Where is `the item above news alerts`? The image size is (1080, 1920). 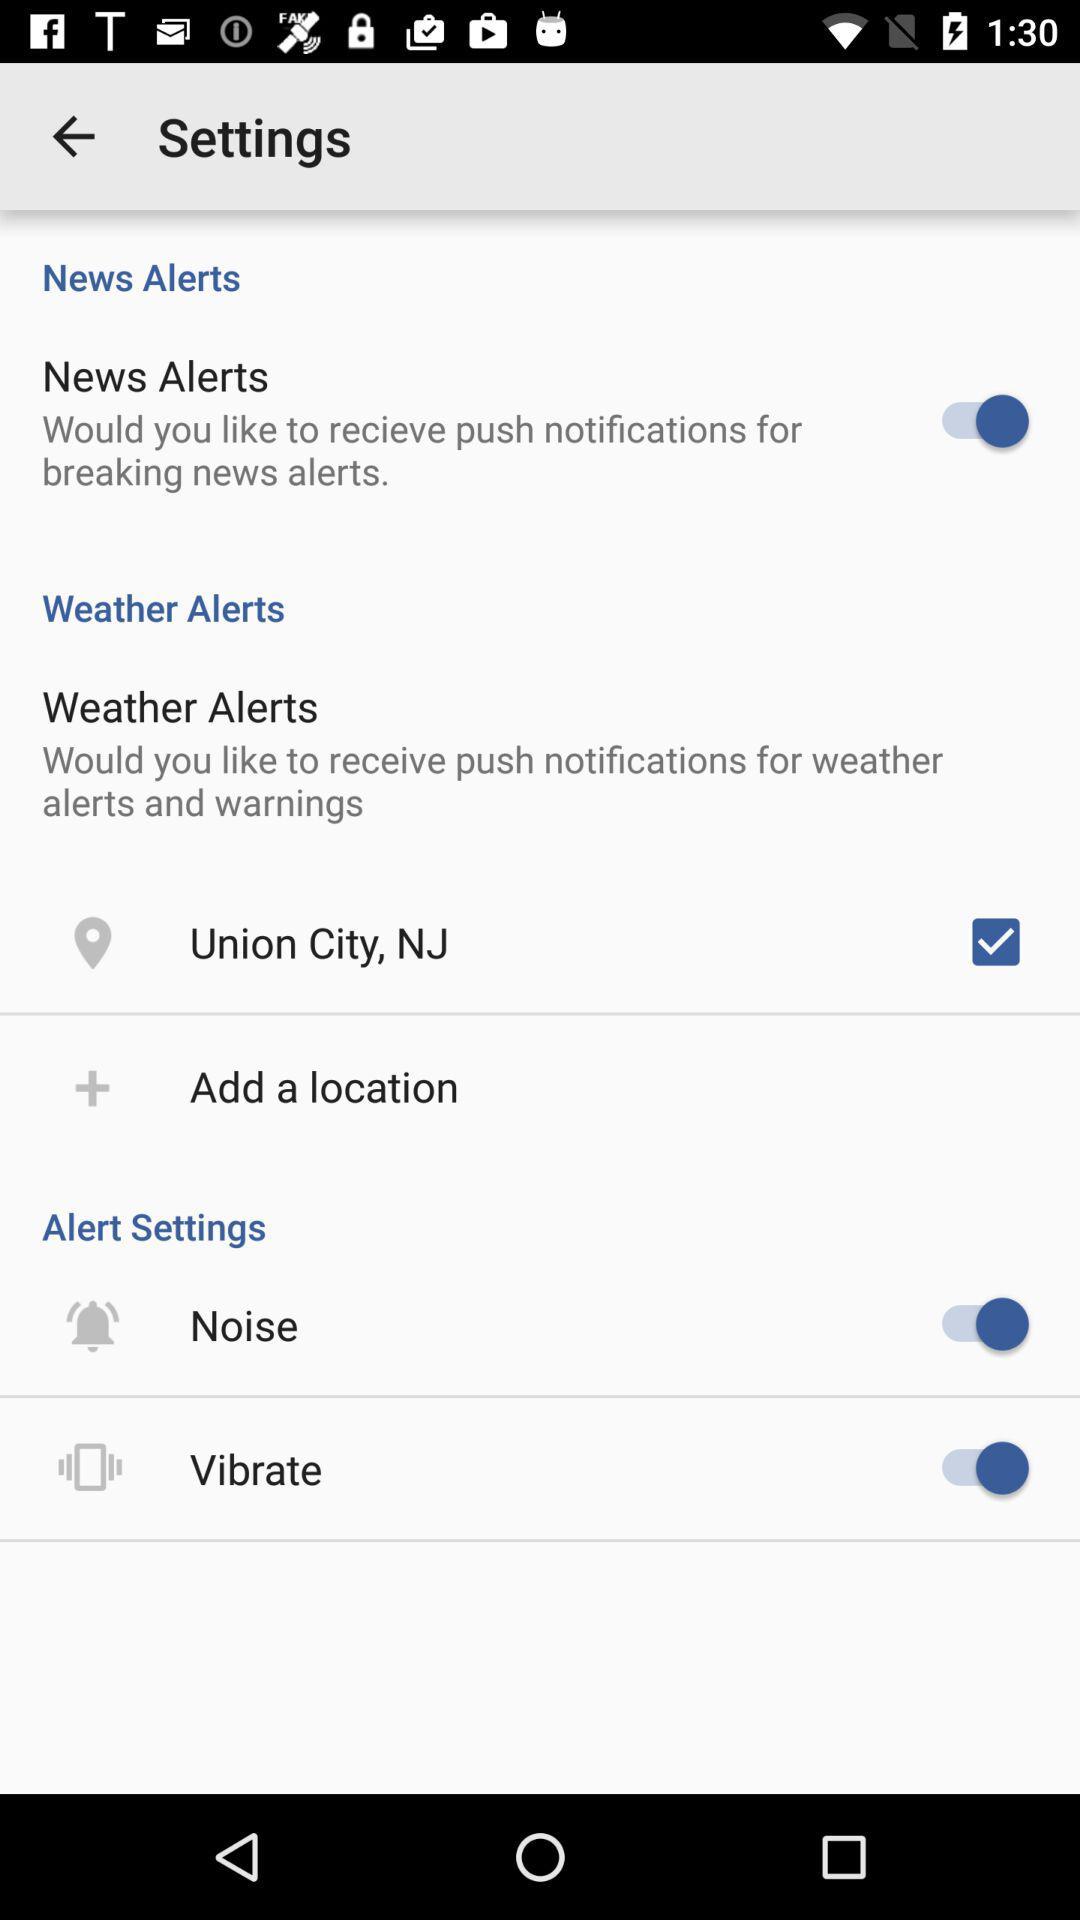 the item above news alerts is located at coordinates (72, 135).